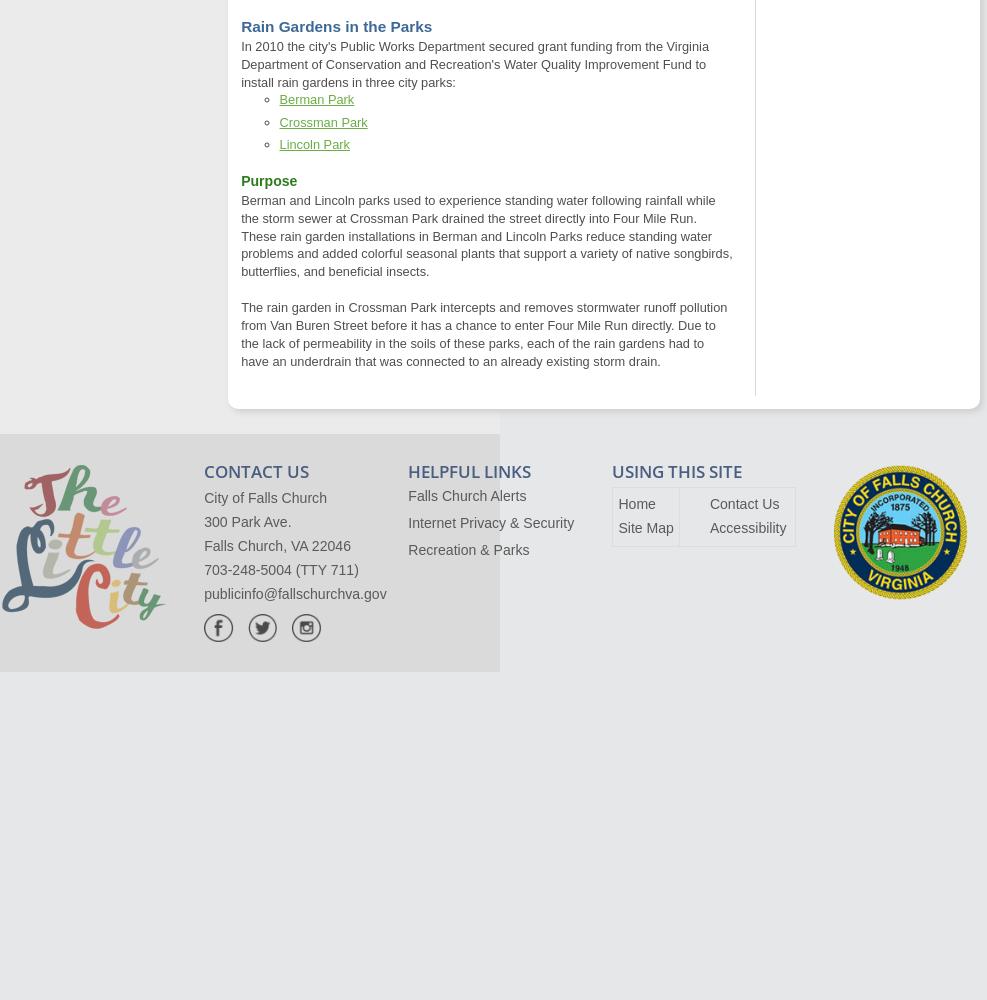  What do you see at coordinates (241, 62) in the screenshot?
I see `'In 2010 the city's Public Works Department secured grant funding from the Virginia Department of Conservation and Recreation's Water Quality Improvement Fund to install rain gardens in three city parks:'` at bounding box center [241, 62].